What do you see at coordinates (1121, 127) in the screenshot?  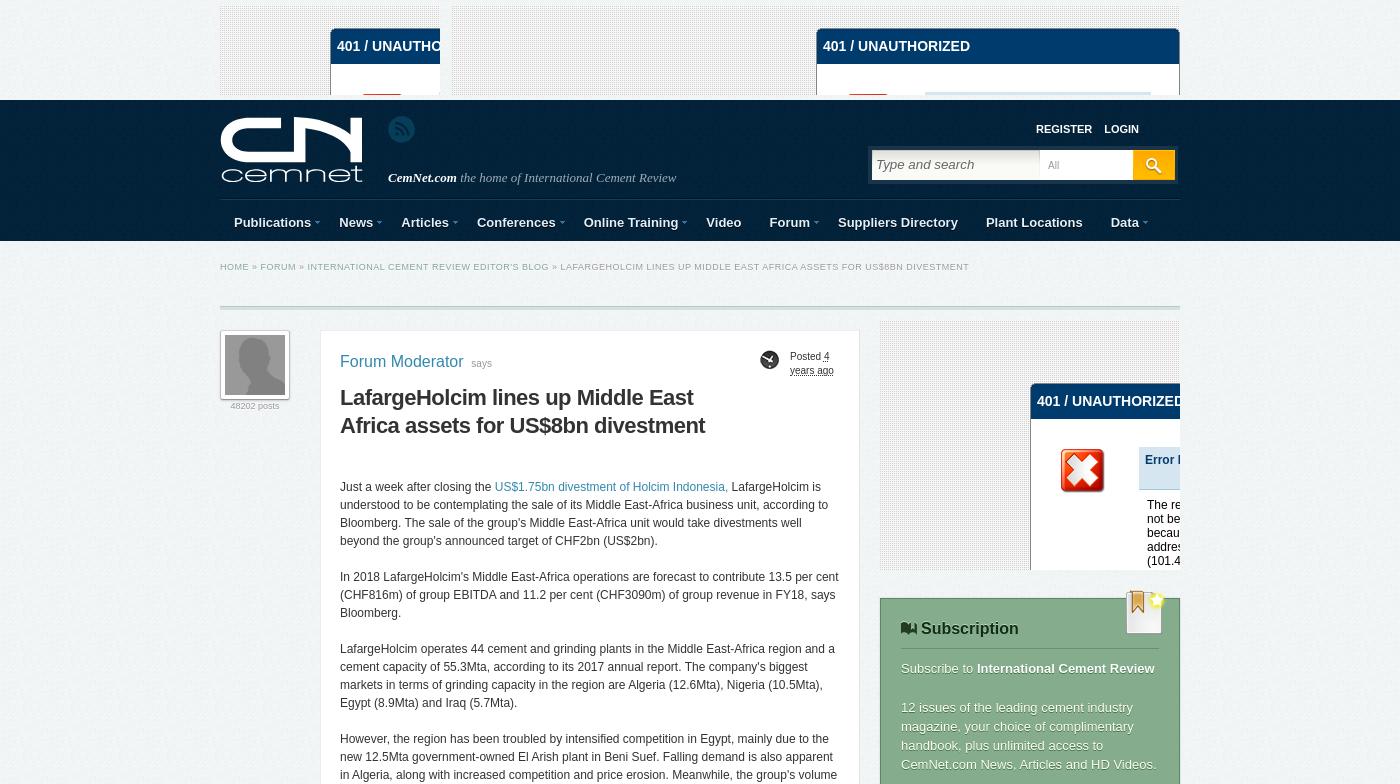 I see `'Login'` at bounding box center [1121, 127].